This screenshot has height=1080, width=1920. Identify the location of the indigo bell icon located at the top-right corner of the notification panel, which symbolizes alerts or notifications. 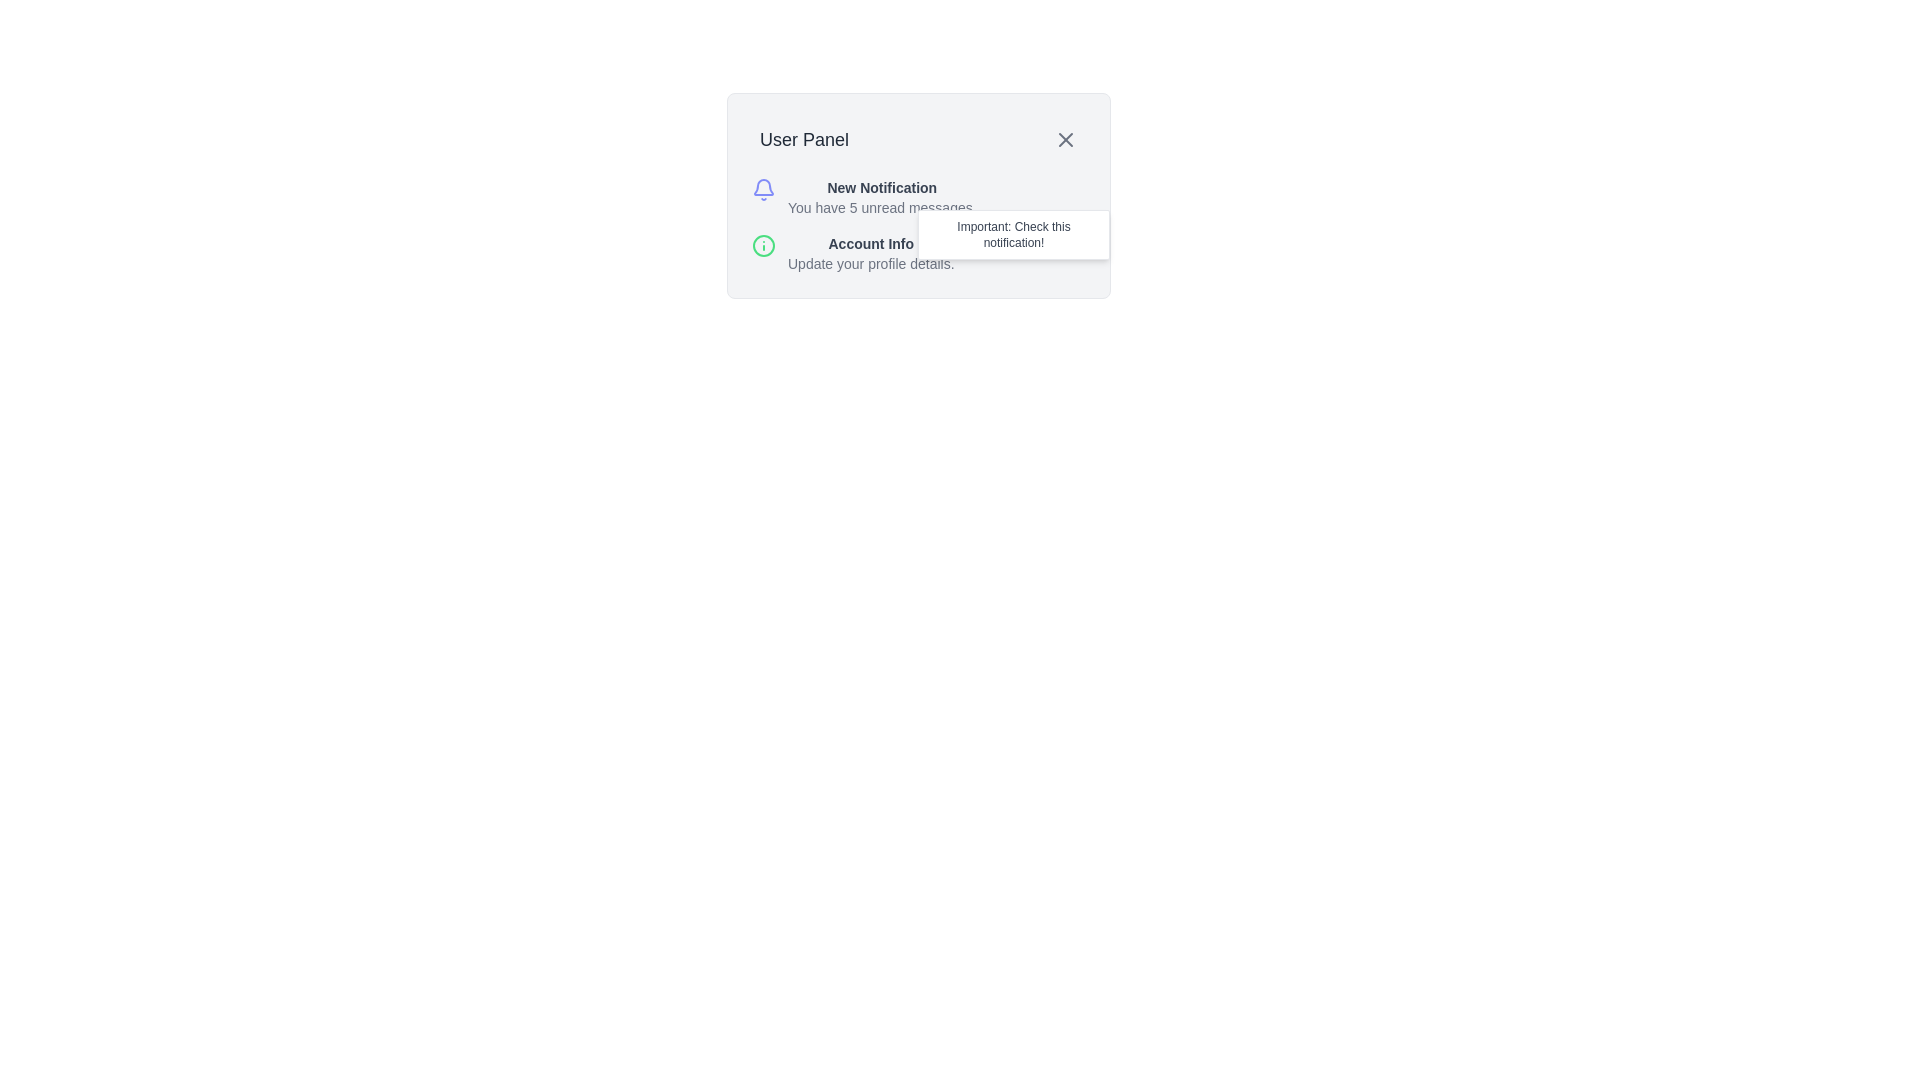
(762, 187).